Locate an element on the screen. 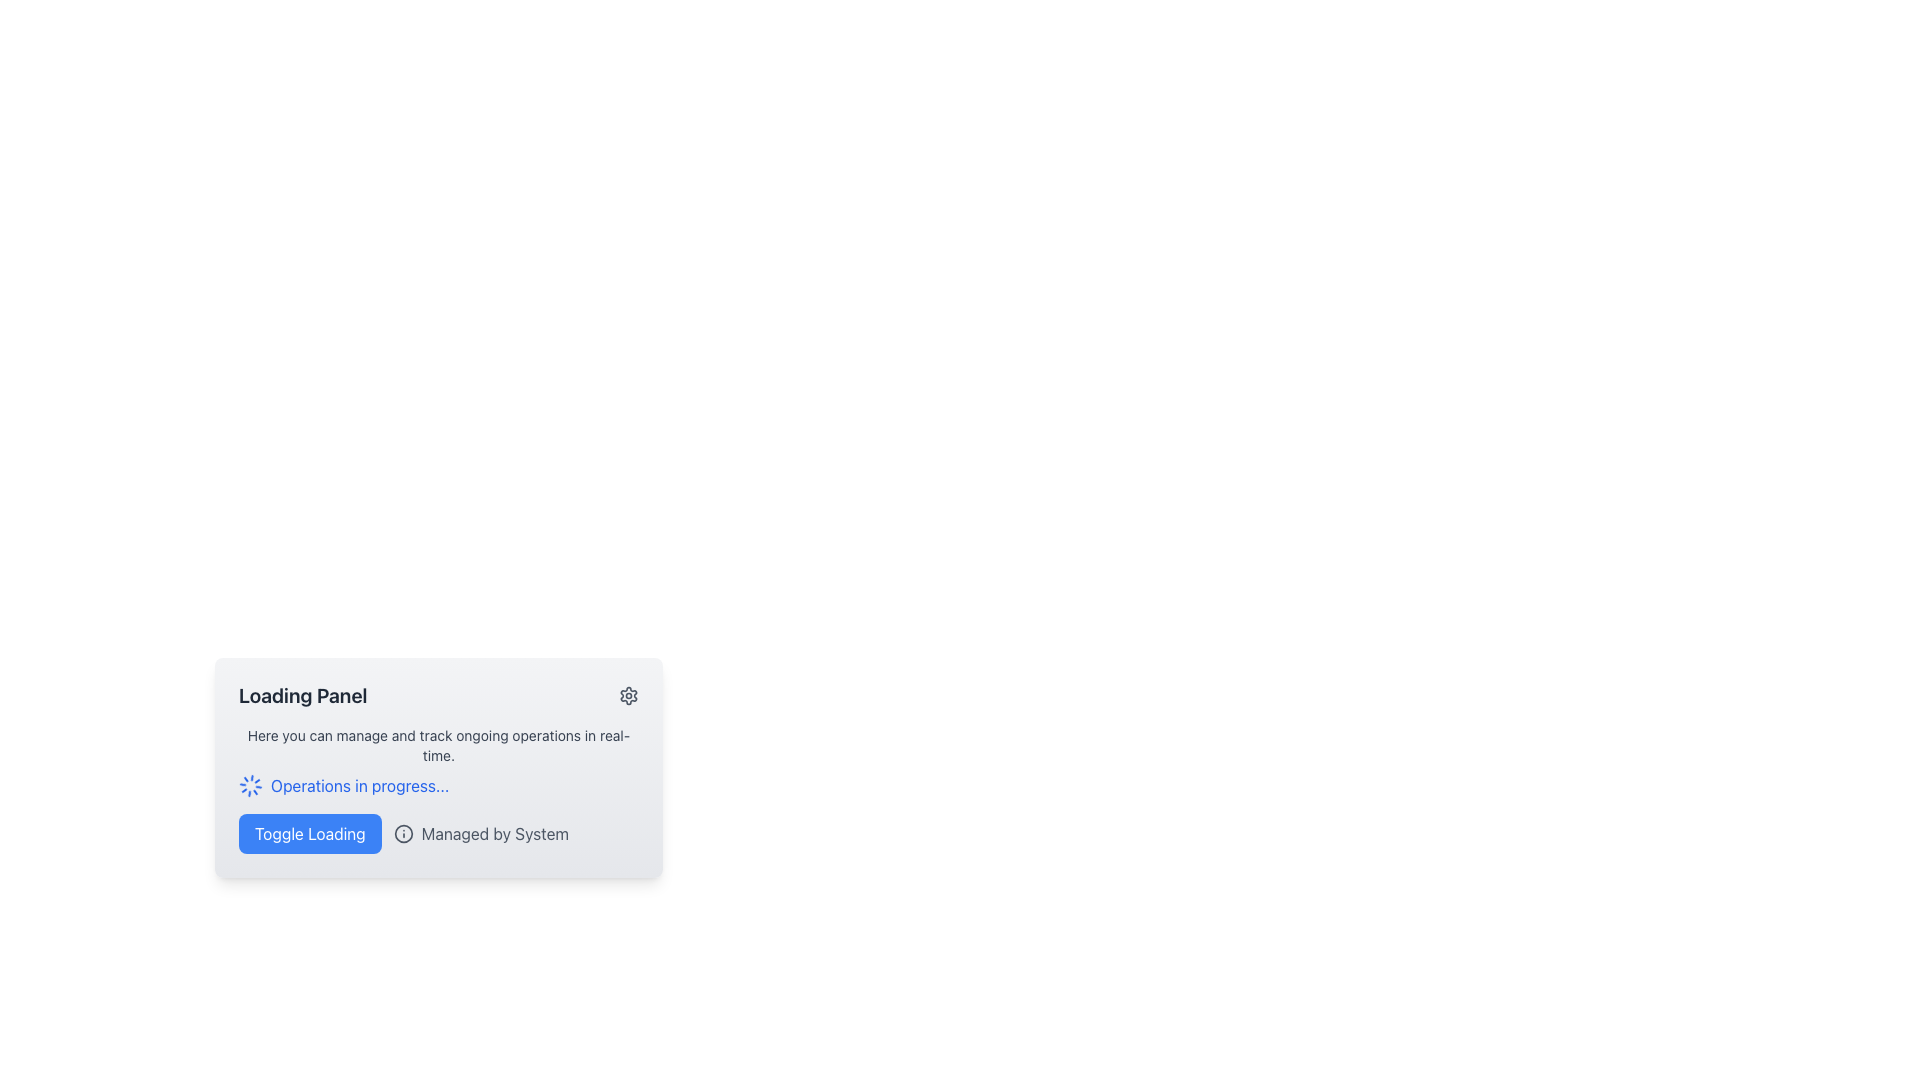 This screenshot has width=1920, height=1080. informational text block with the spinning loader icon that displays 'Operations in progress...' located below the header 'Loading Panel' is located at coordinates (437, 762).